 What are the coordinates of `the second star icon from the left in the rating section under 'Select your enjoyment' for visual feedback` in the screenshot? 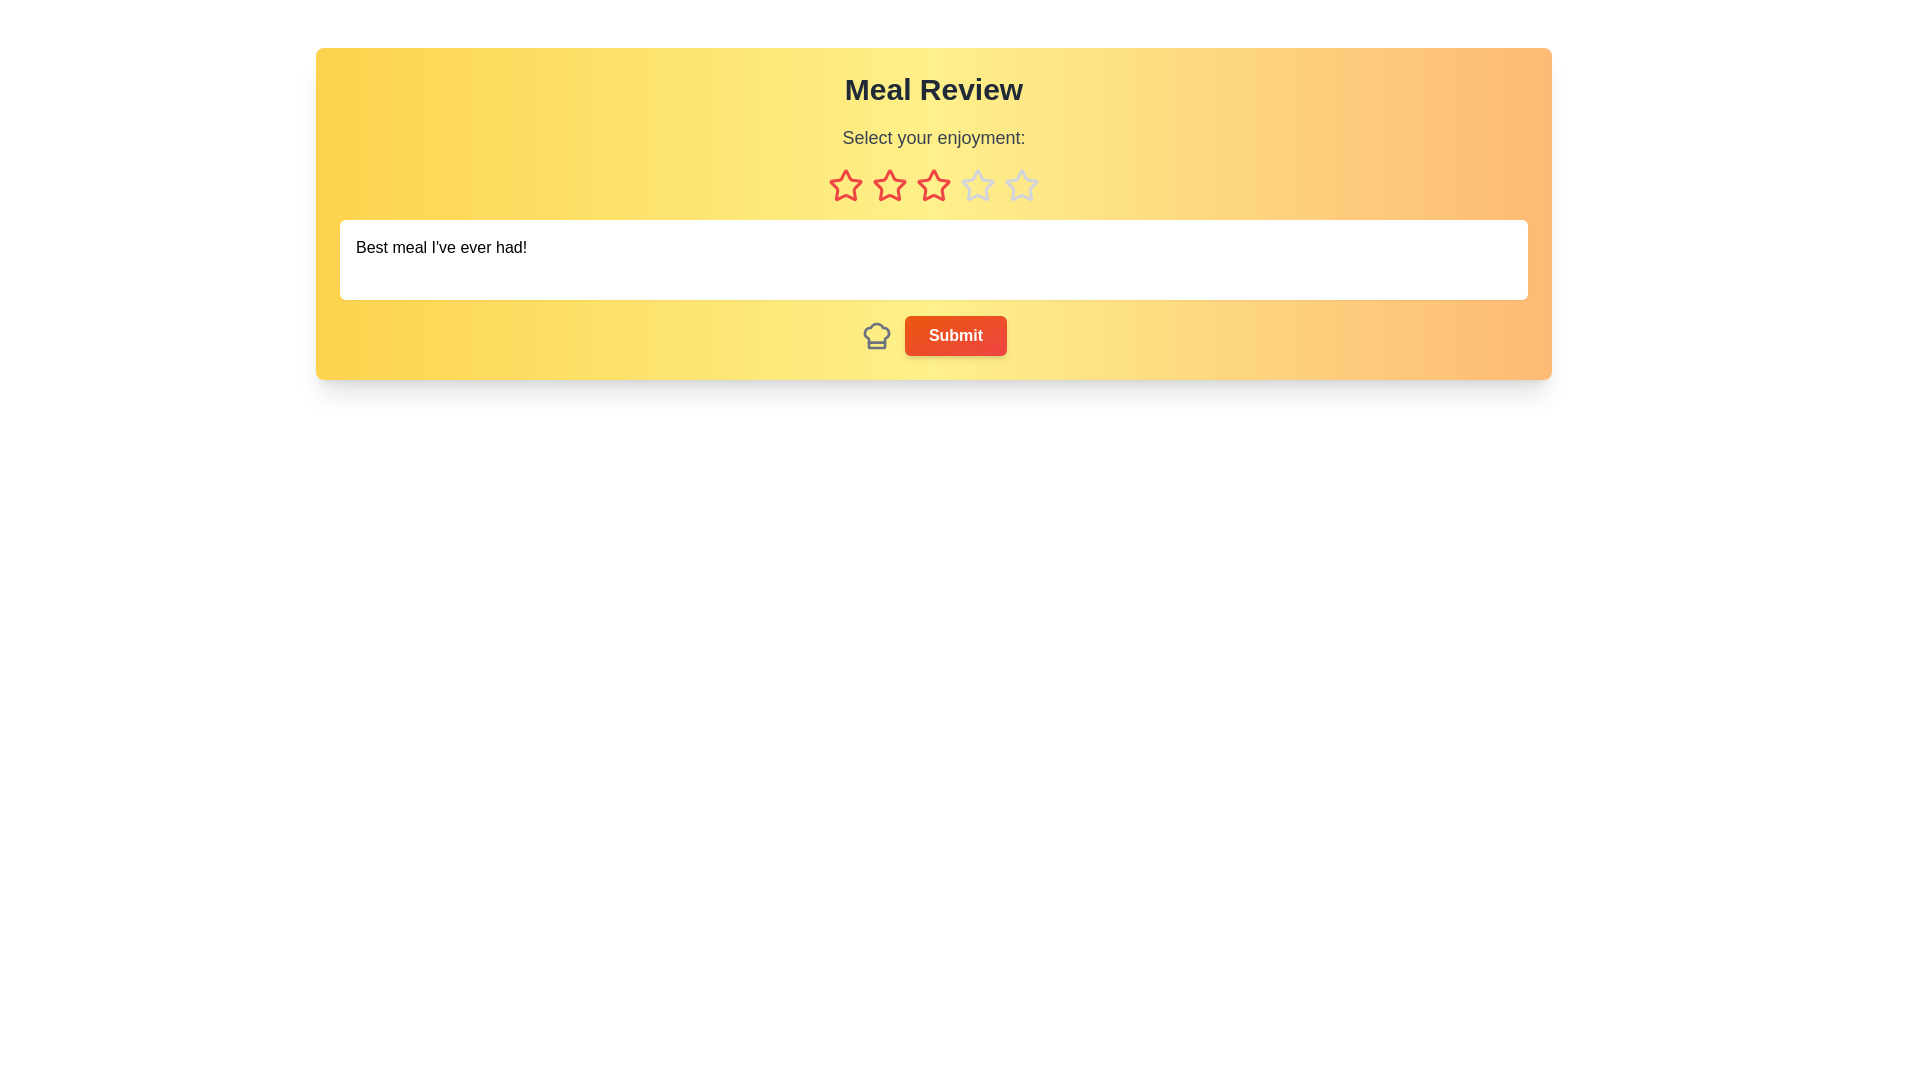 It's located at (888, 185).